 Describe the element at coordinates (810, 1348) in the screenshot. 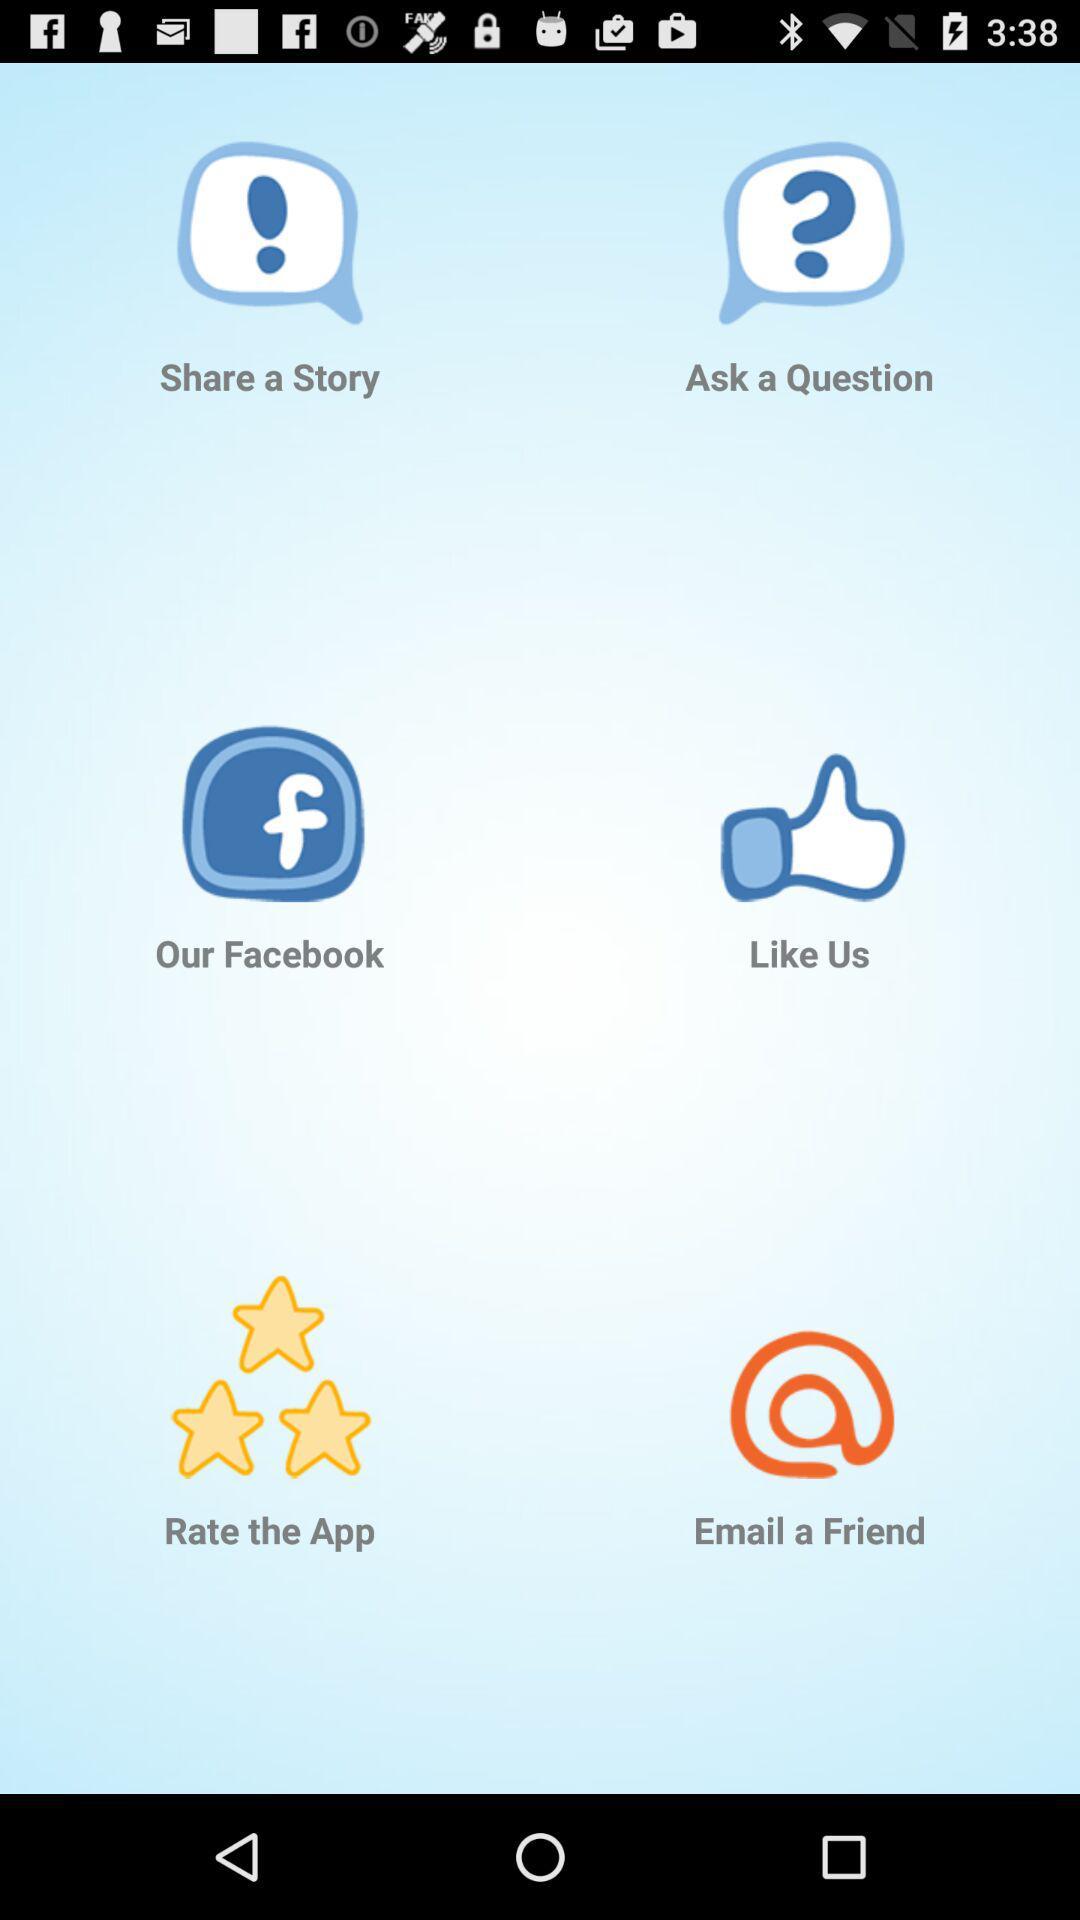

I see `the email icon` at that location.